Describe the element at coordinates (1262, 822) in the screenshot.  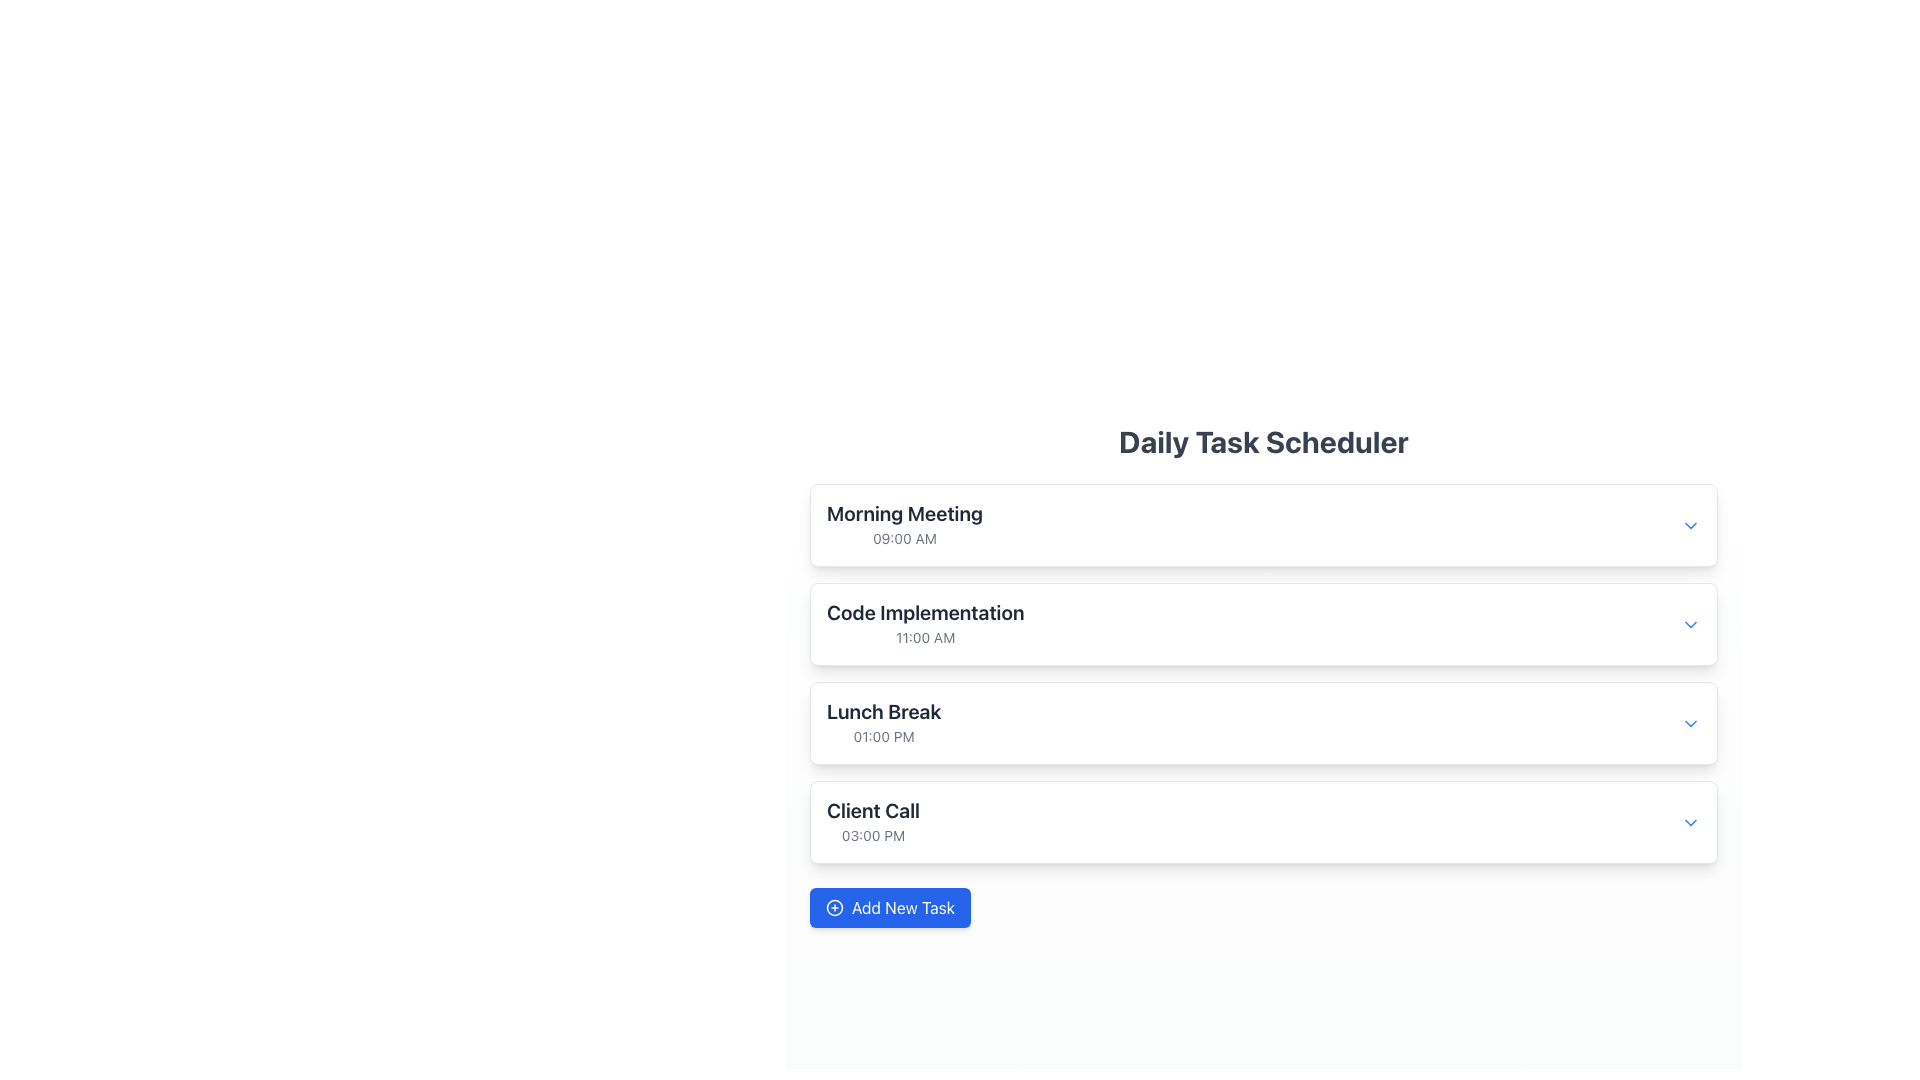
I see `the right arrow of the last Collapsible List Item in the 'Daily Task Scheduler'` at that location.